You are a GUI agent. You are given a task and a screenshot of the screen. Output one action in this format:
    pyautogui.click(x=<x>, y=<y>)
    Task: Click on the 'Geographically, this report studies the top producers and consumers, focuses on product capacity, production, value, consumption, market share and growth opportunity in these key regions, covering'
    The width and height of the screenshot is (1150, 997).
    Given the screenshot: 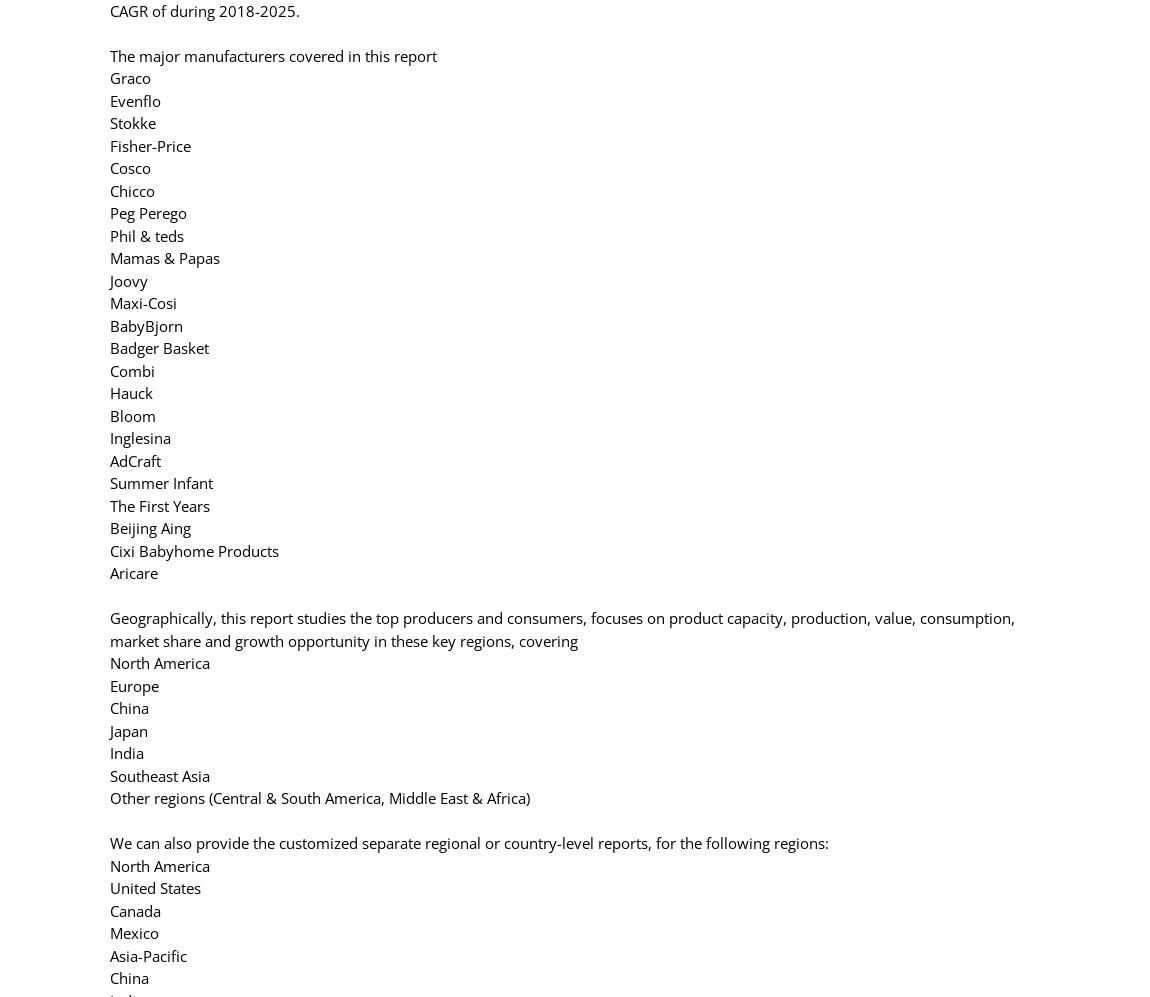 What is the action you would take?
    pyautogui.click(x=562, y=628)
    